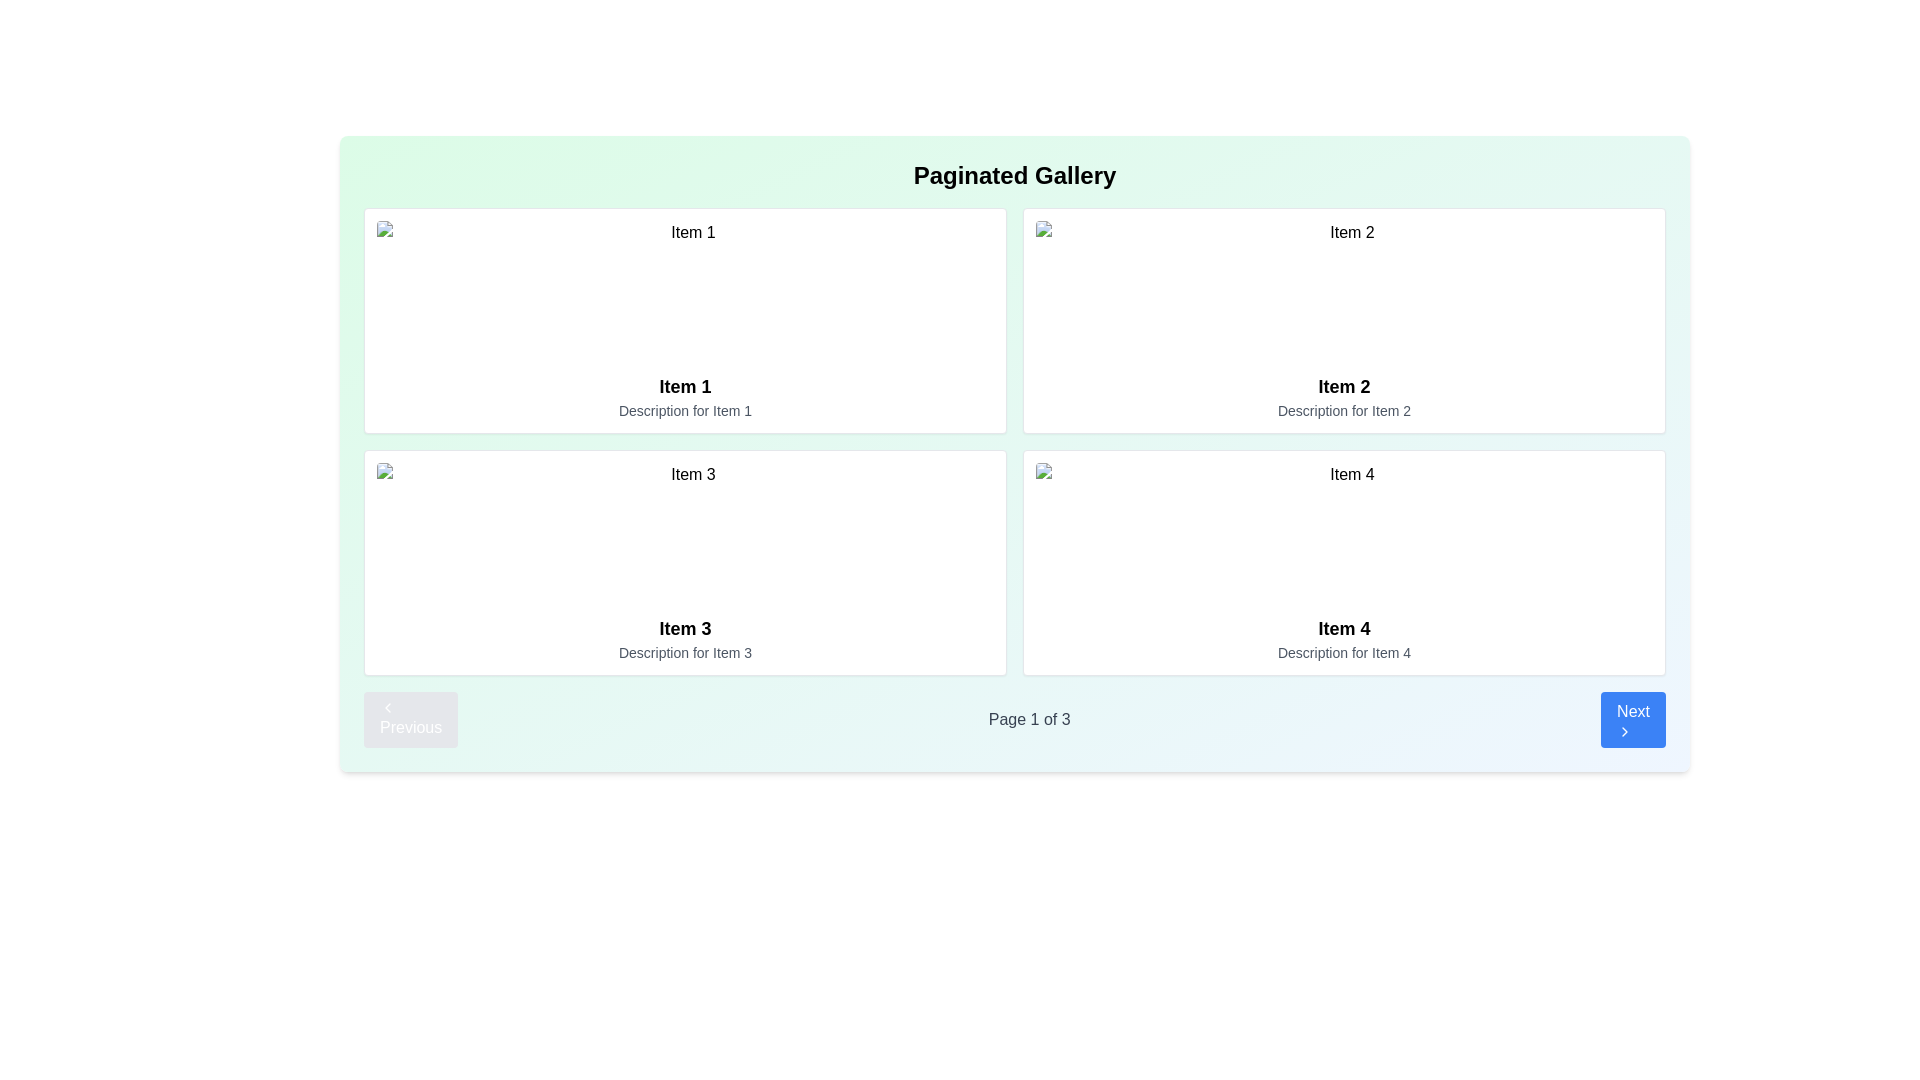 This screenshot has height=1080, width=1920. What do you see at coordinates (1344, 386) in the screenshot?
I see `the bold text label displaying 'Item 2' located in the upper-right section of the interface, which is styled for clear visibility and positioned below an image and above a description text` at bounding box center [1344, 386].